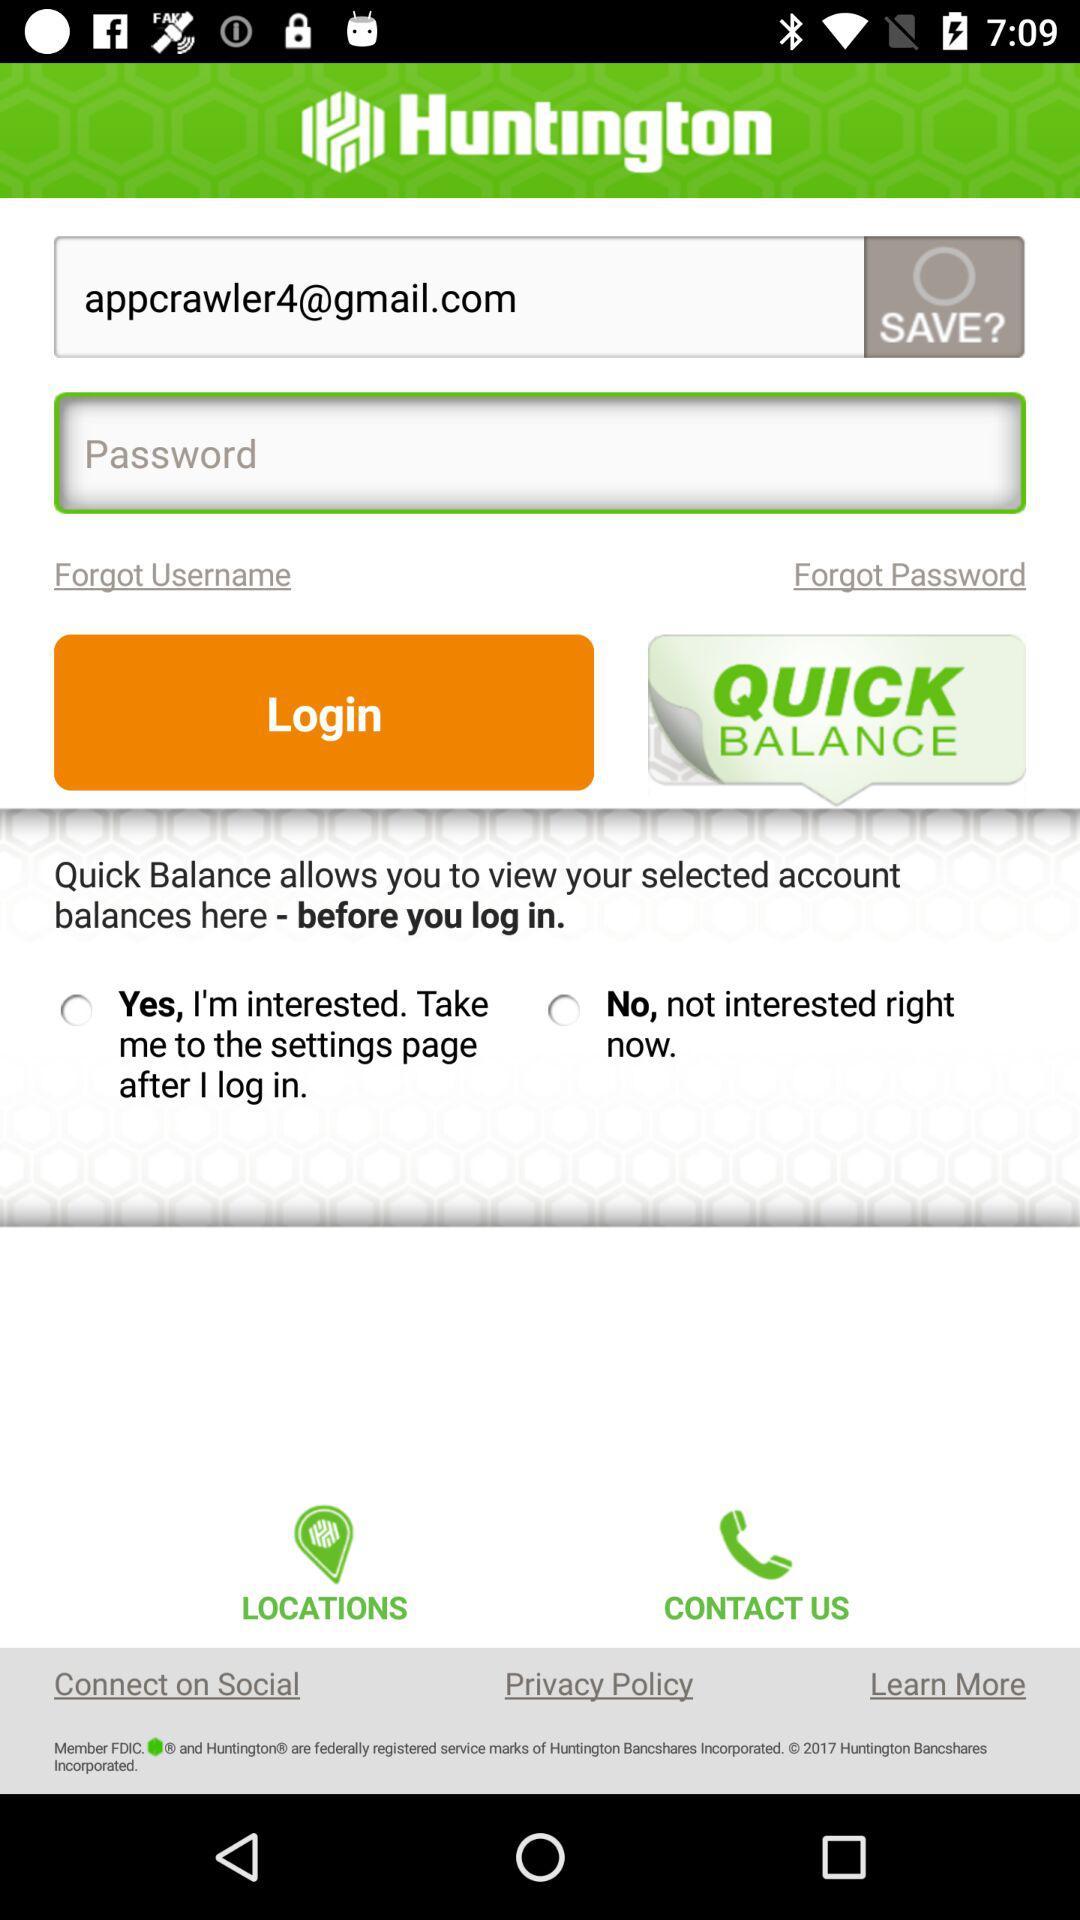  What do you see at coordinates (756, 1557) in the screenshot?
I see `item next to the locations` at bounding box center [756, 1557].